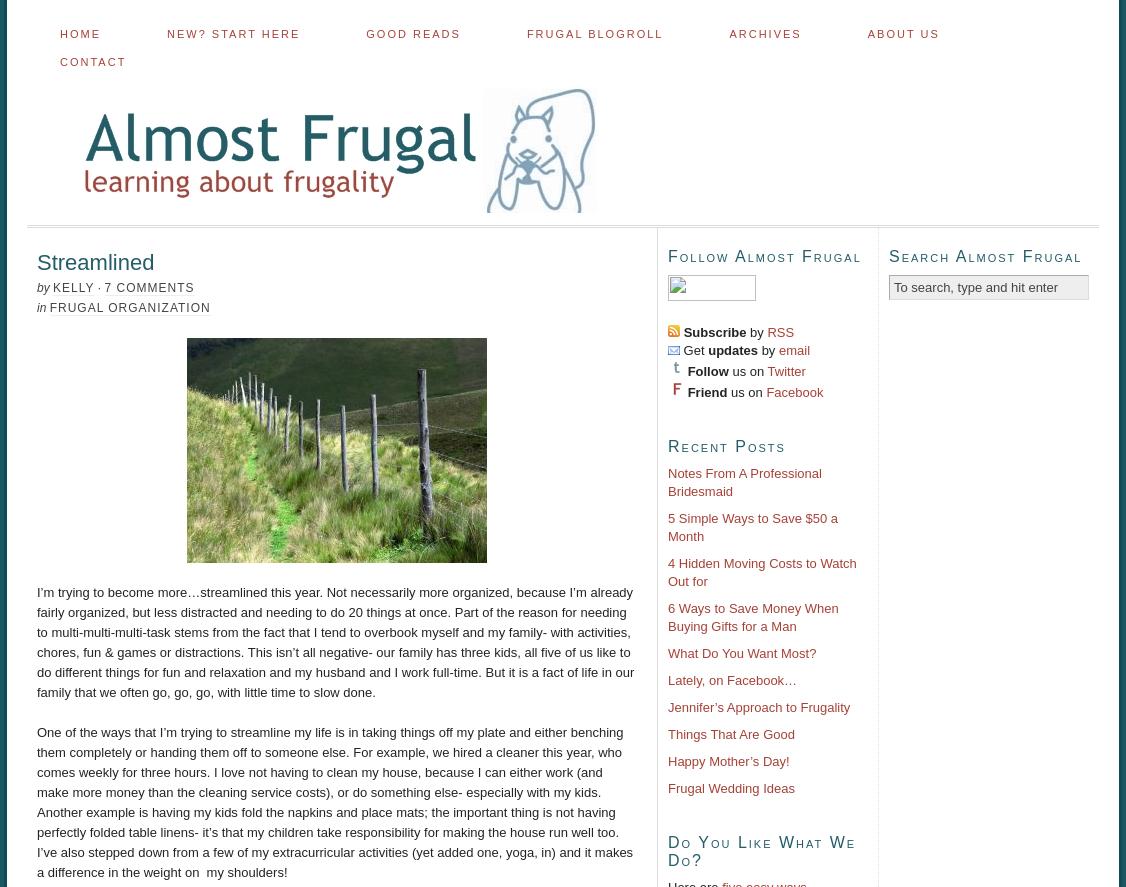 The image size is (1126, 887). I want to click on 'Follow', so click(707, 369).